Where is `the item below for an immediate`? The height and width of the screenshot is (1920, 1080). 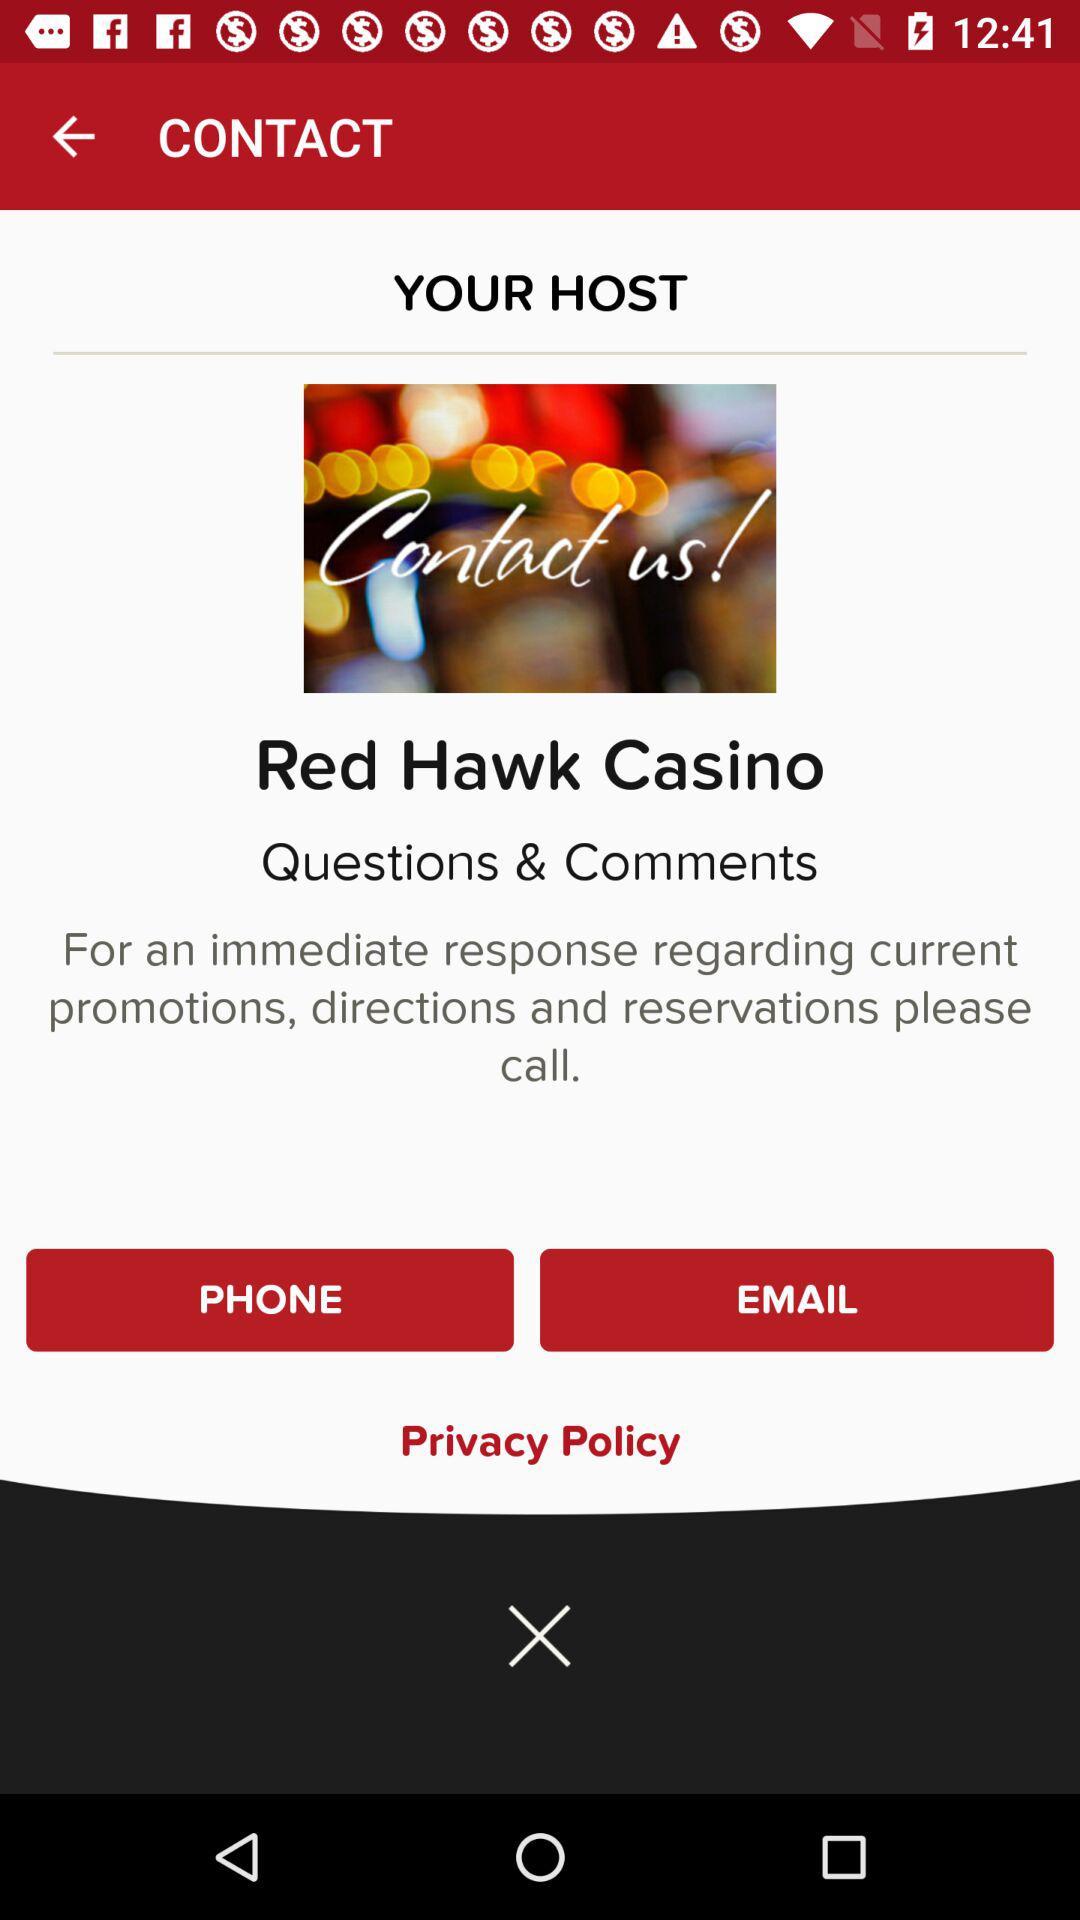
the item below for an immediate is located at coordinates (795, 1300).